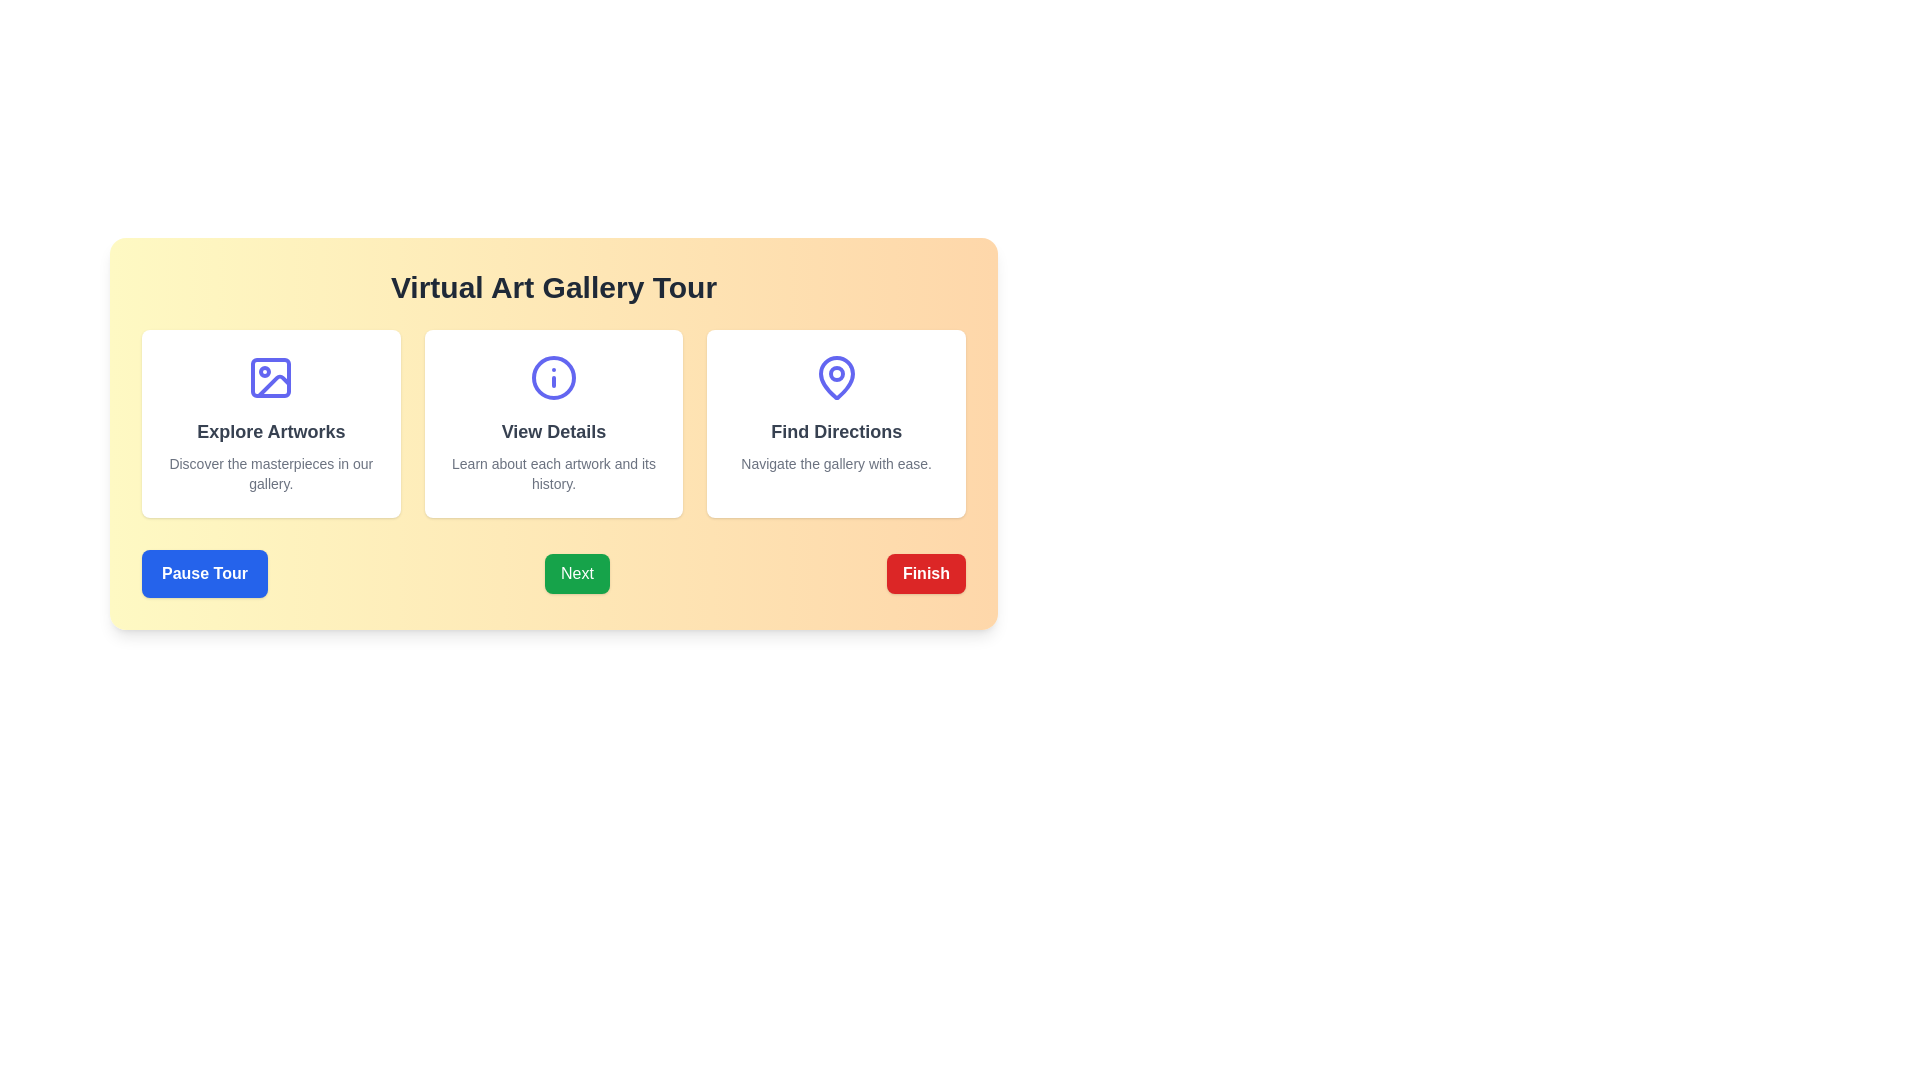  I want to click on the decorative icon at the top-center of the first card in the 'Explore Artworks' section, so click(270, 378).